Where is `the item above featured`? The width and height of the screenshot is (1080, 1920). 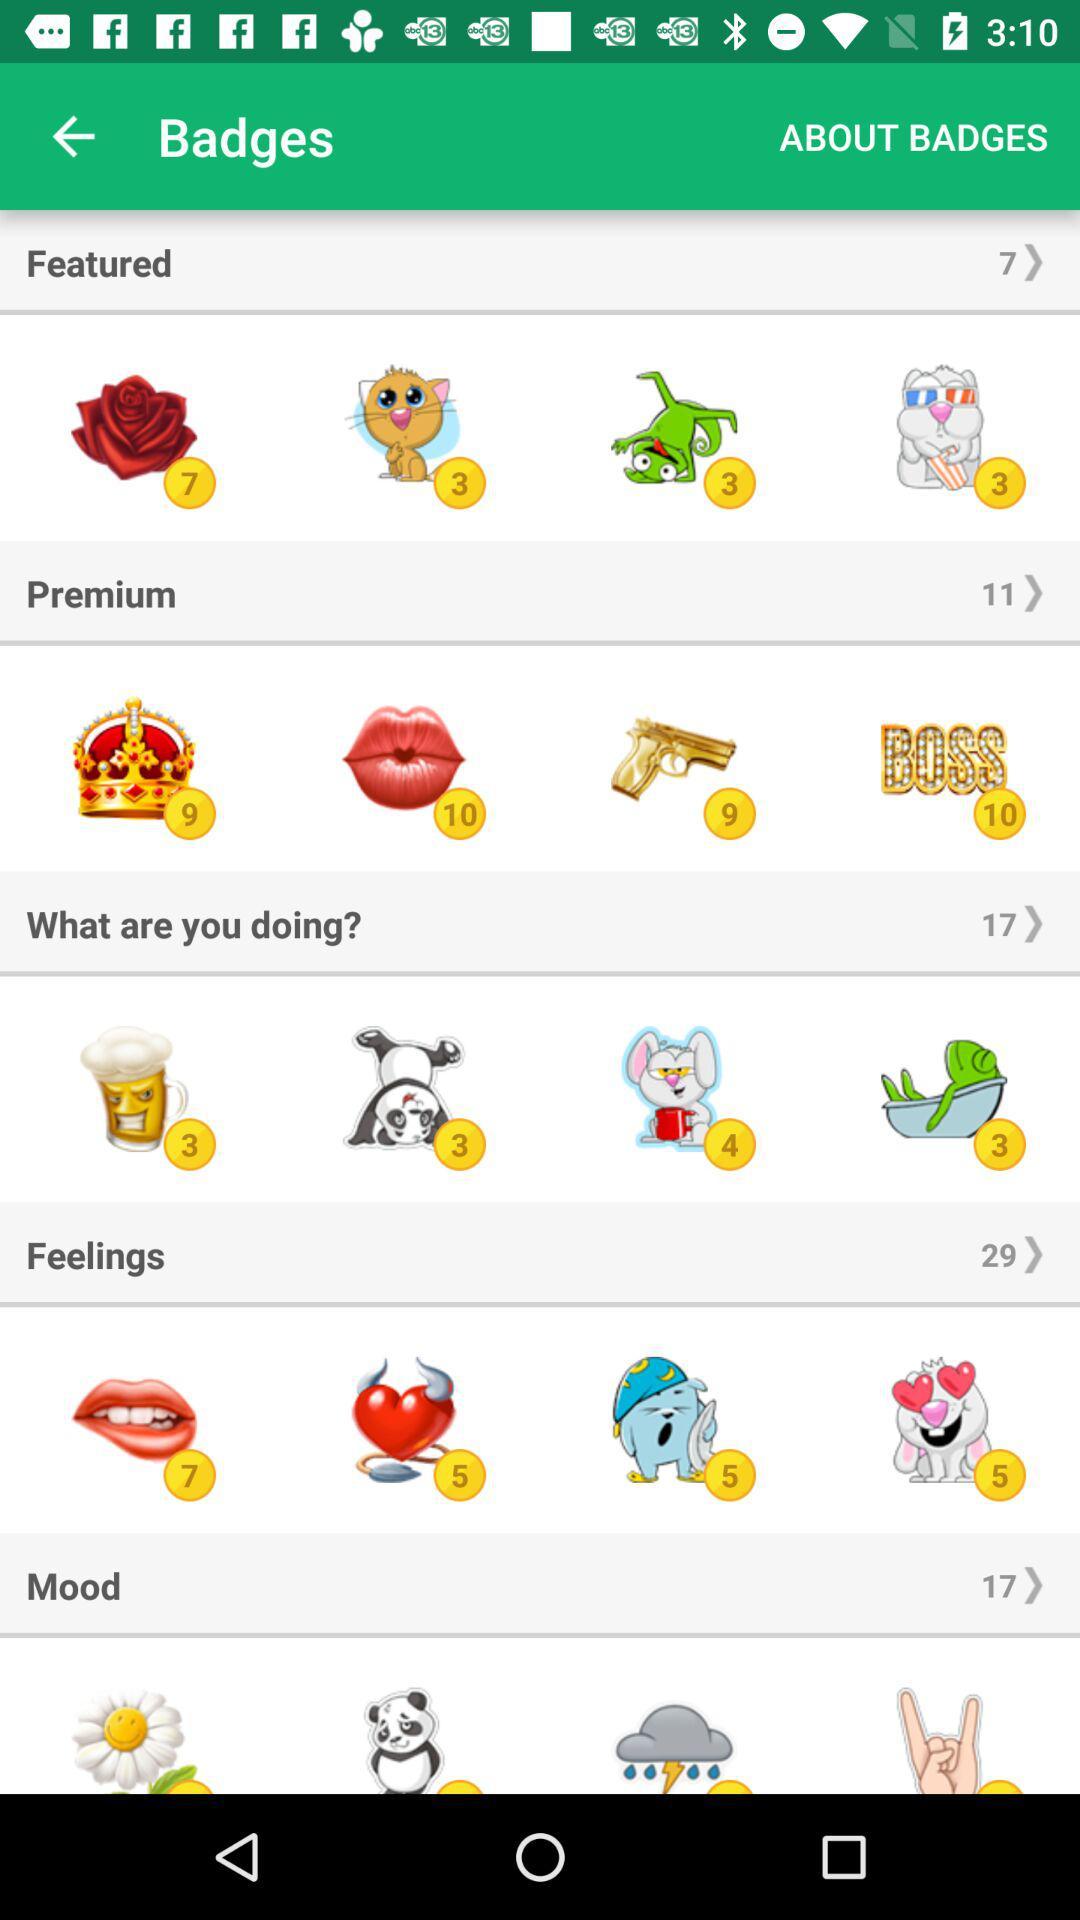
the item above featured is located at coordinates (72, 135).